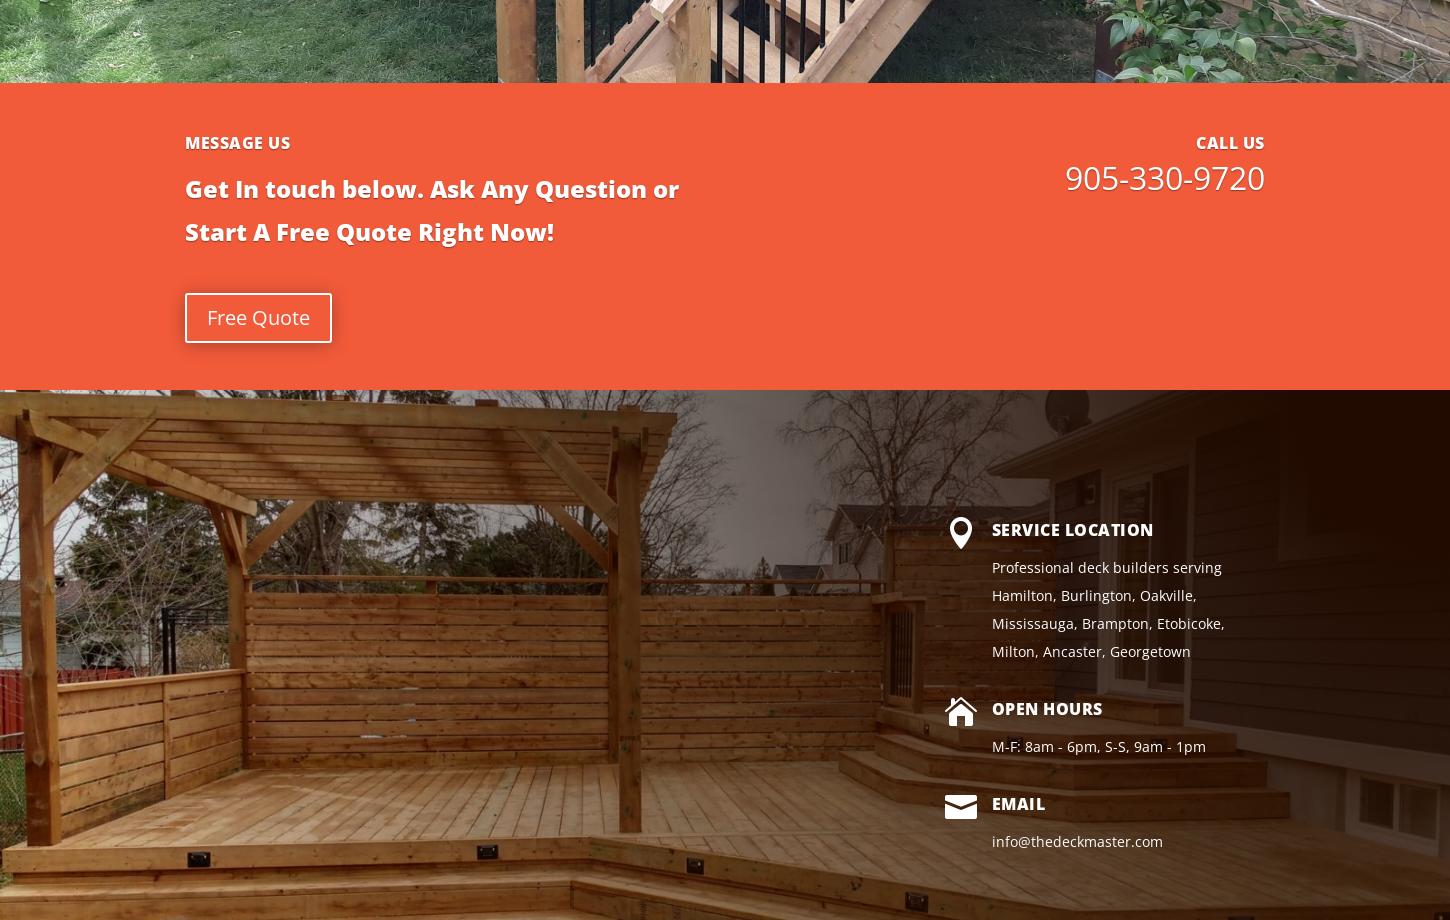  What do you see at coordinates (1096, 746) in the screenshot?
I see `'M-F: 8am - 6pm, S-S, 9am - 1pm'` at bounding box center [1096, 746].